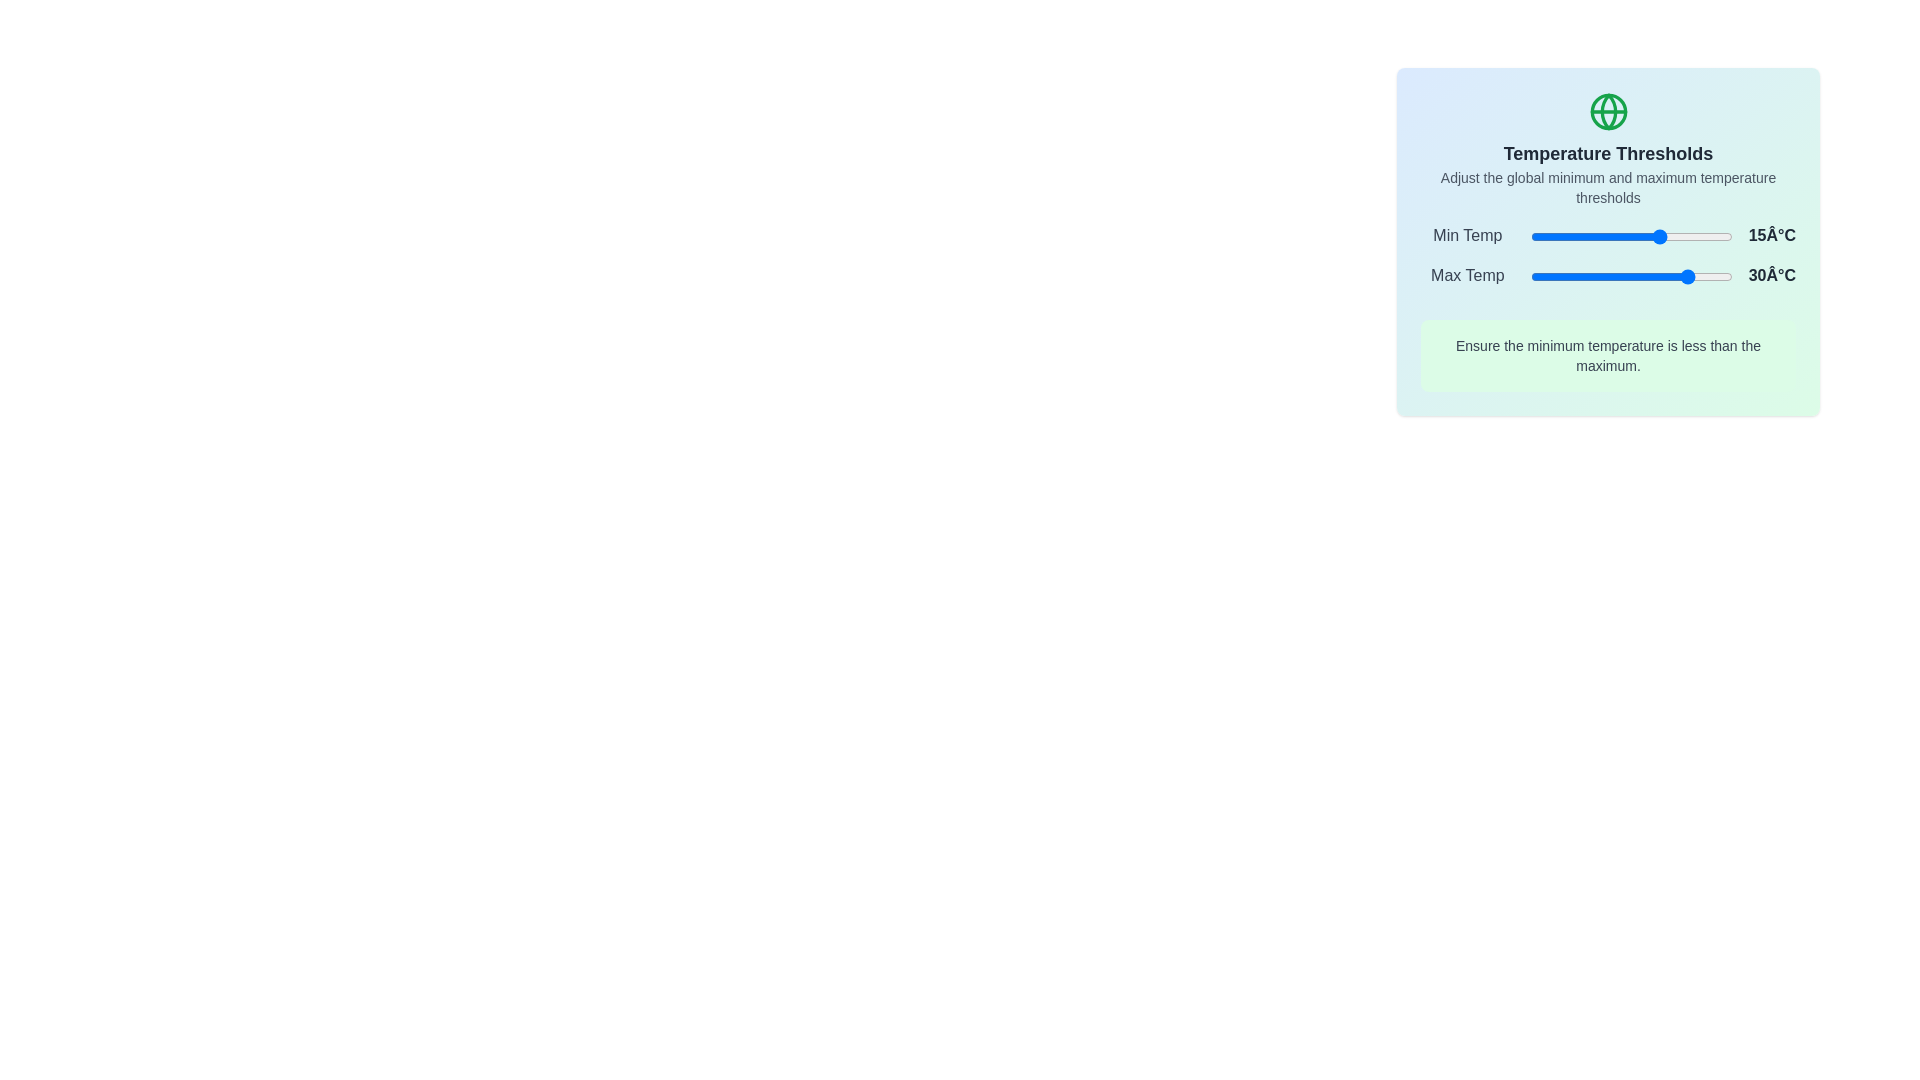 The width and height of the screenshot is (1920, 1080). I want to click on the minimum temperature slider to -13°C, so click(1605, 235).